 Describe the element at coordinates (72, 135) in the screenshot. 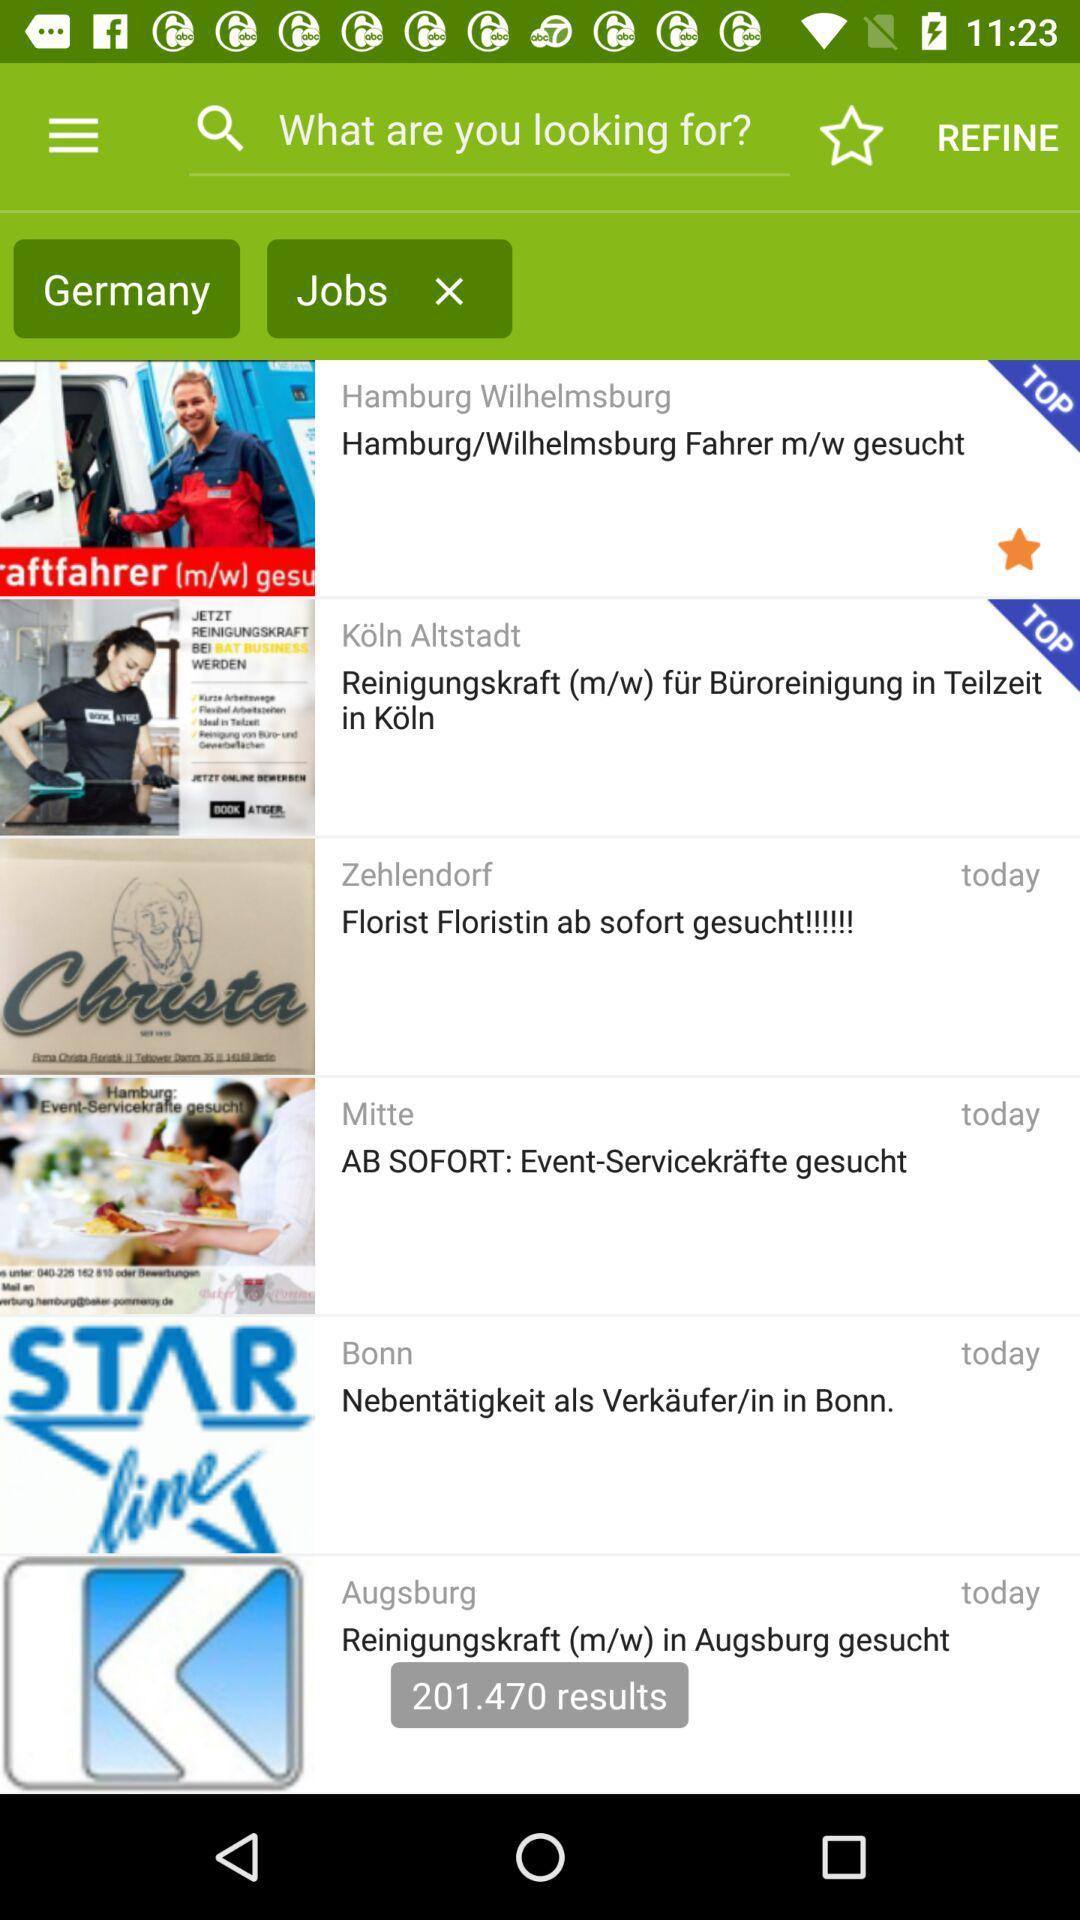

I see `icon next to the what are you` at that location.